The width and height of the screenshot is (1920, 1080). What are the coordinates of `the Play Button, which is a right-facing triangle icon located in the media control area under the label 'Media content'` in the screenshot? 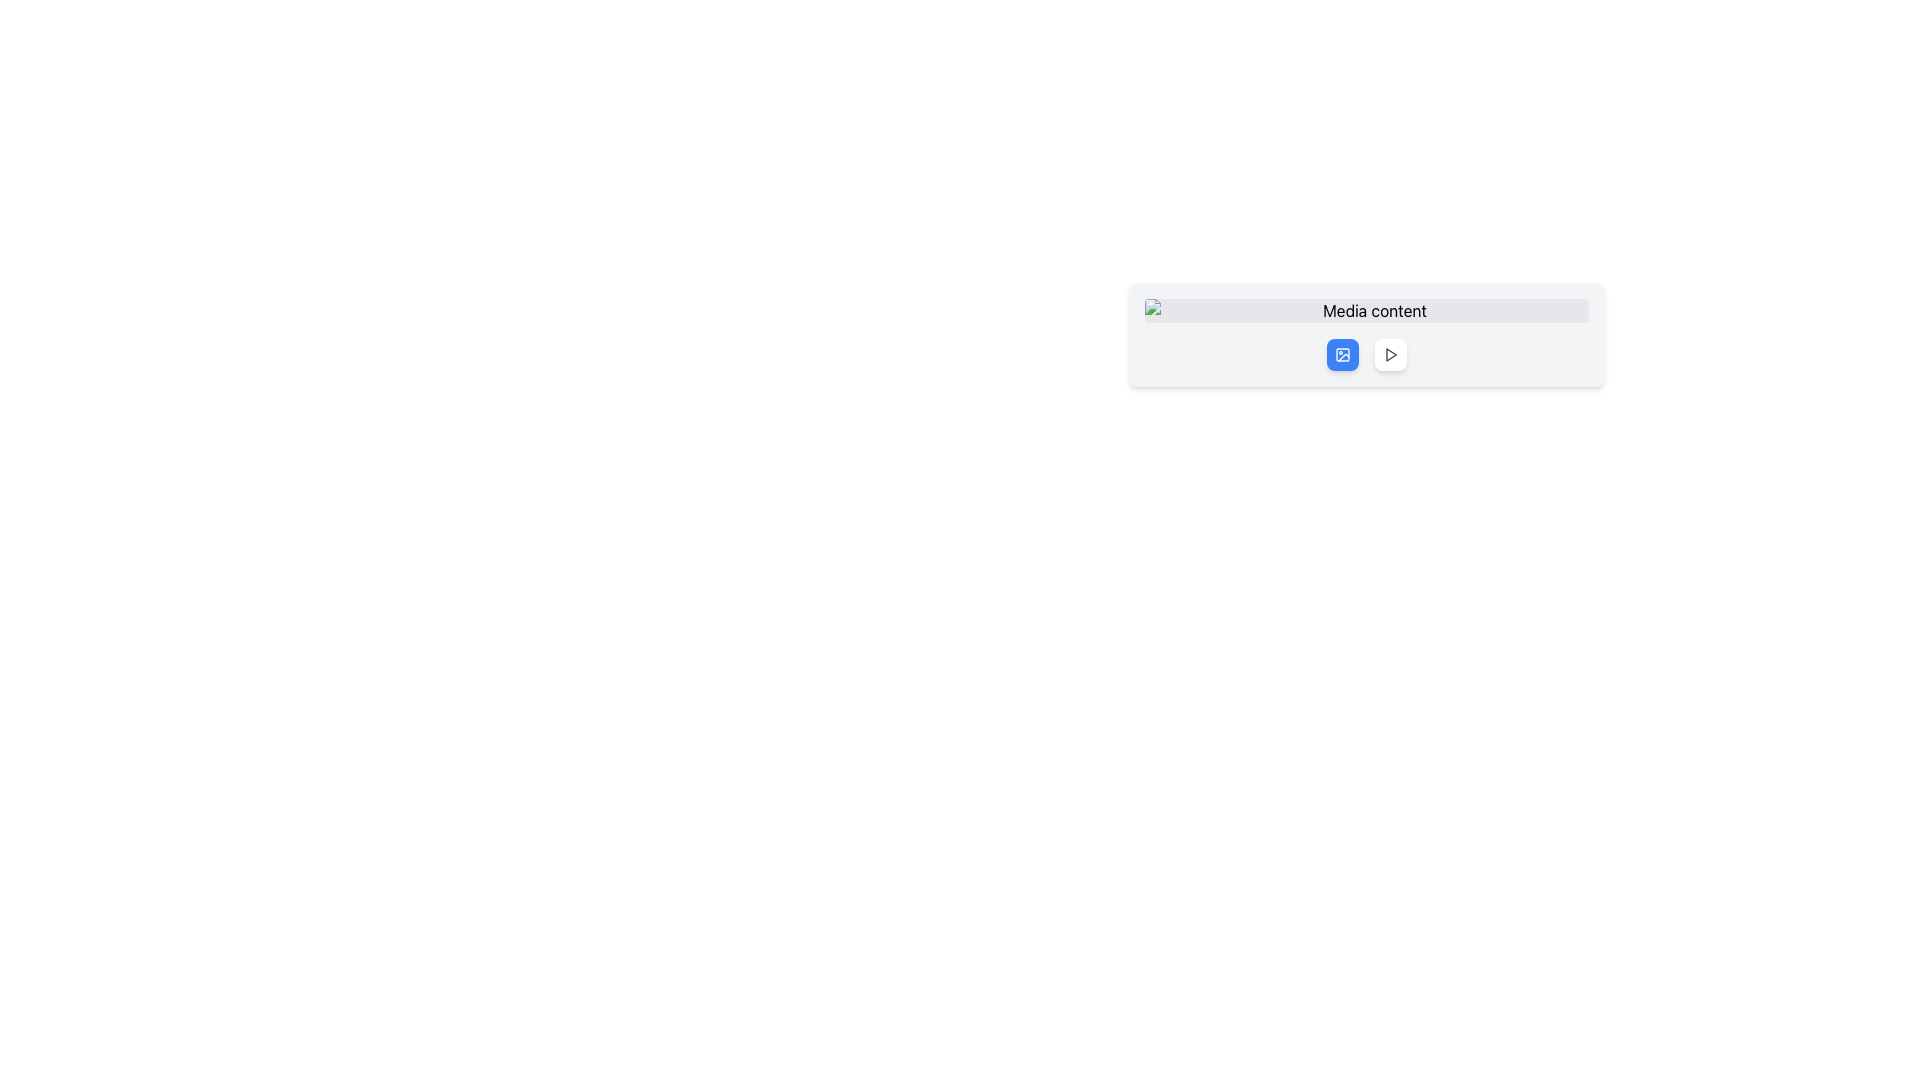 It's located at (1390, 353).